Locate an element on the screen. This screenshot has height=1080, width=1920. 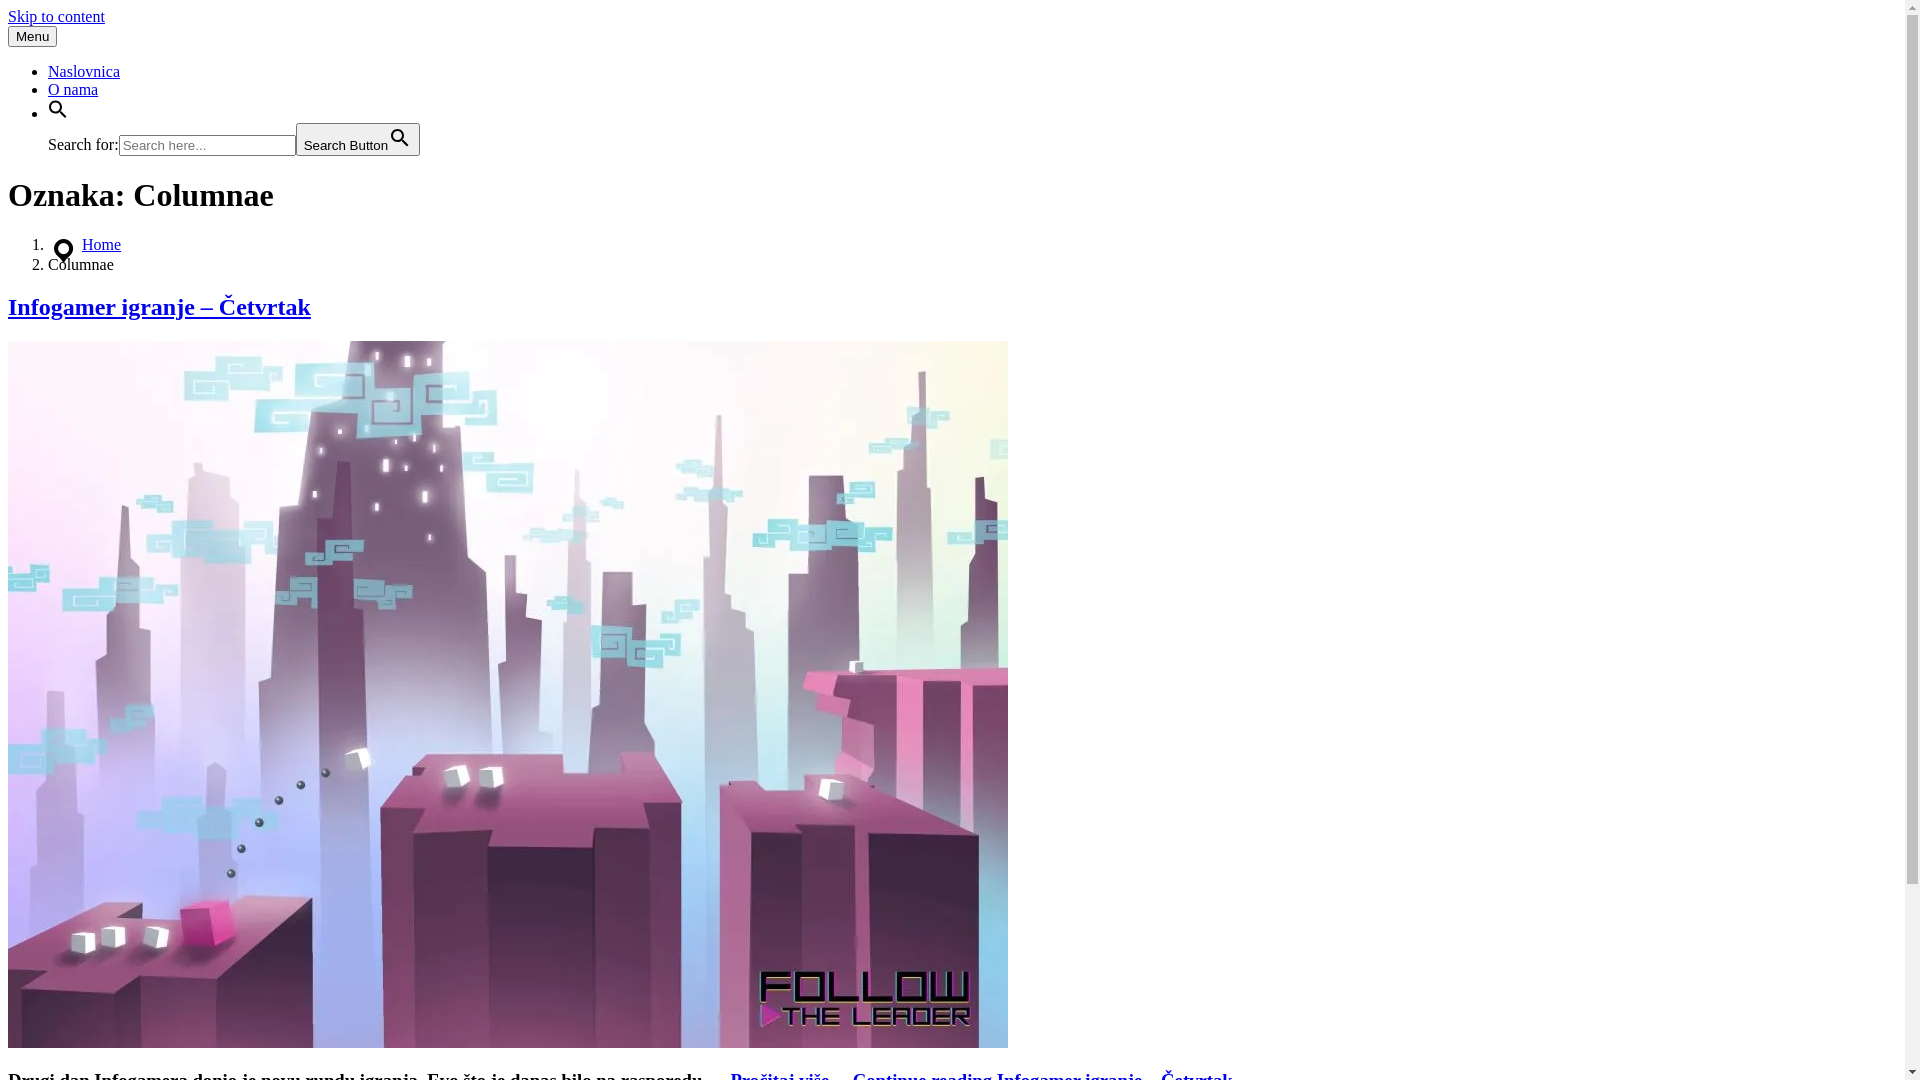
'O nama' is located at coordinates (72, 88).